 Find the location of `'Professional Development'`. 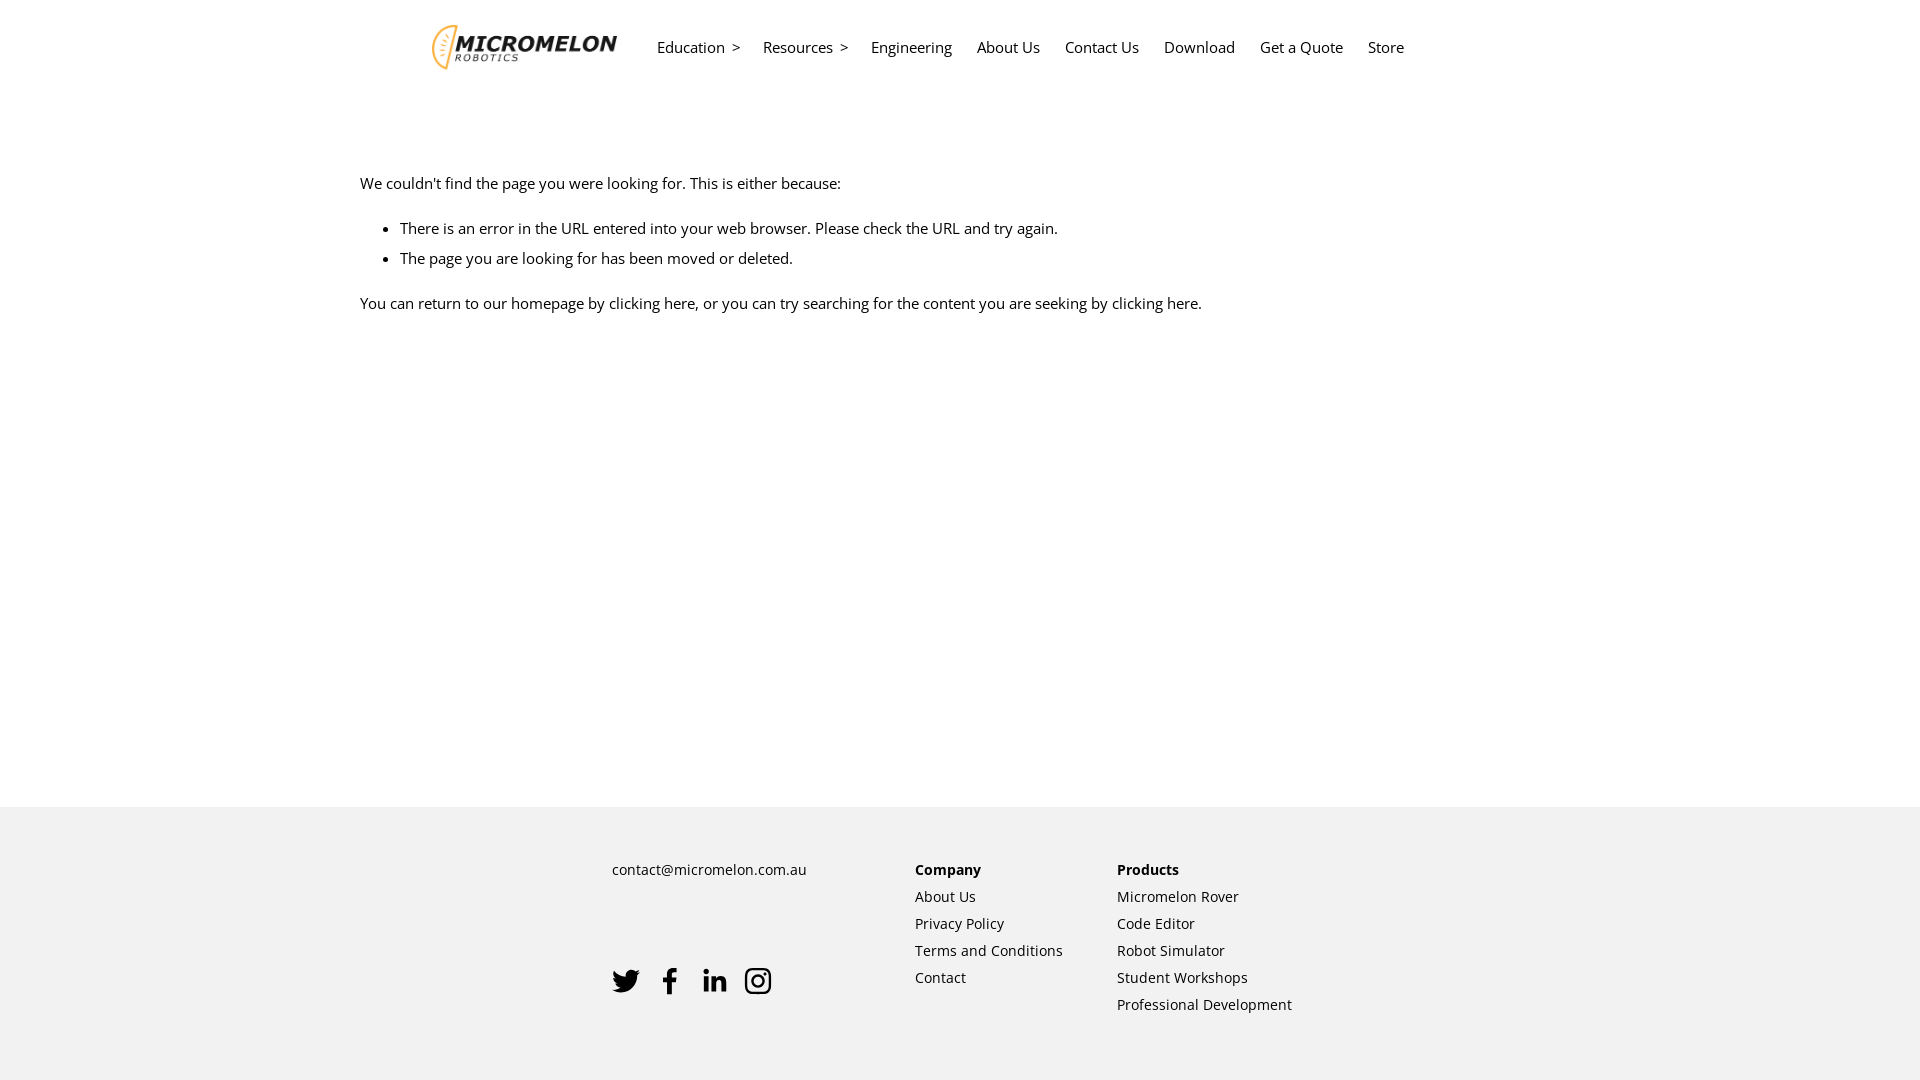

'Professional Development' is located at coordinates (1203, 1005).